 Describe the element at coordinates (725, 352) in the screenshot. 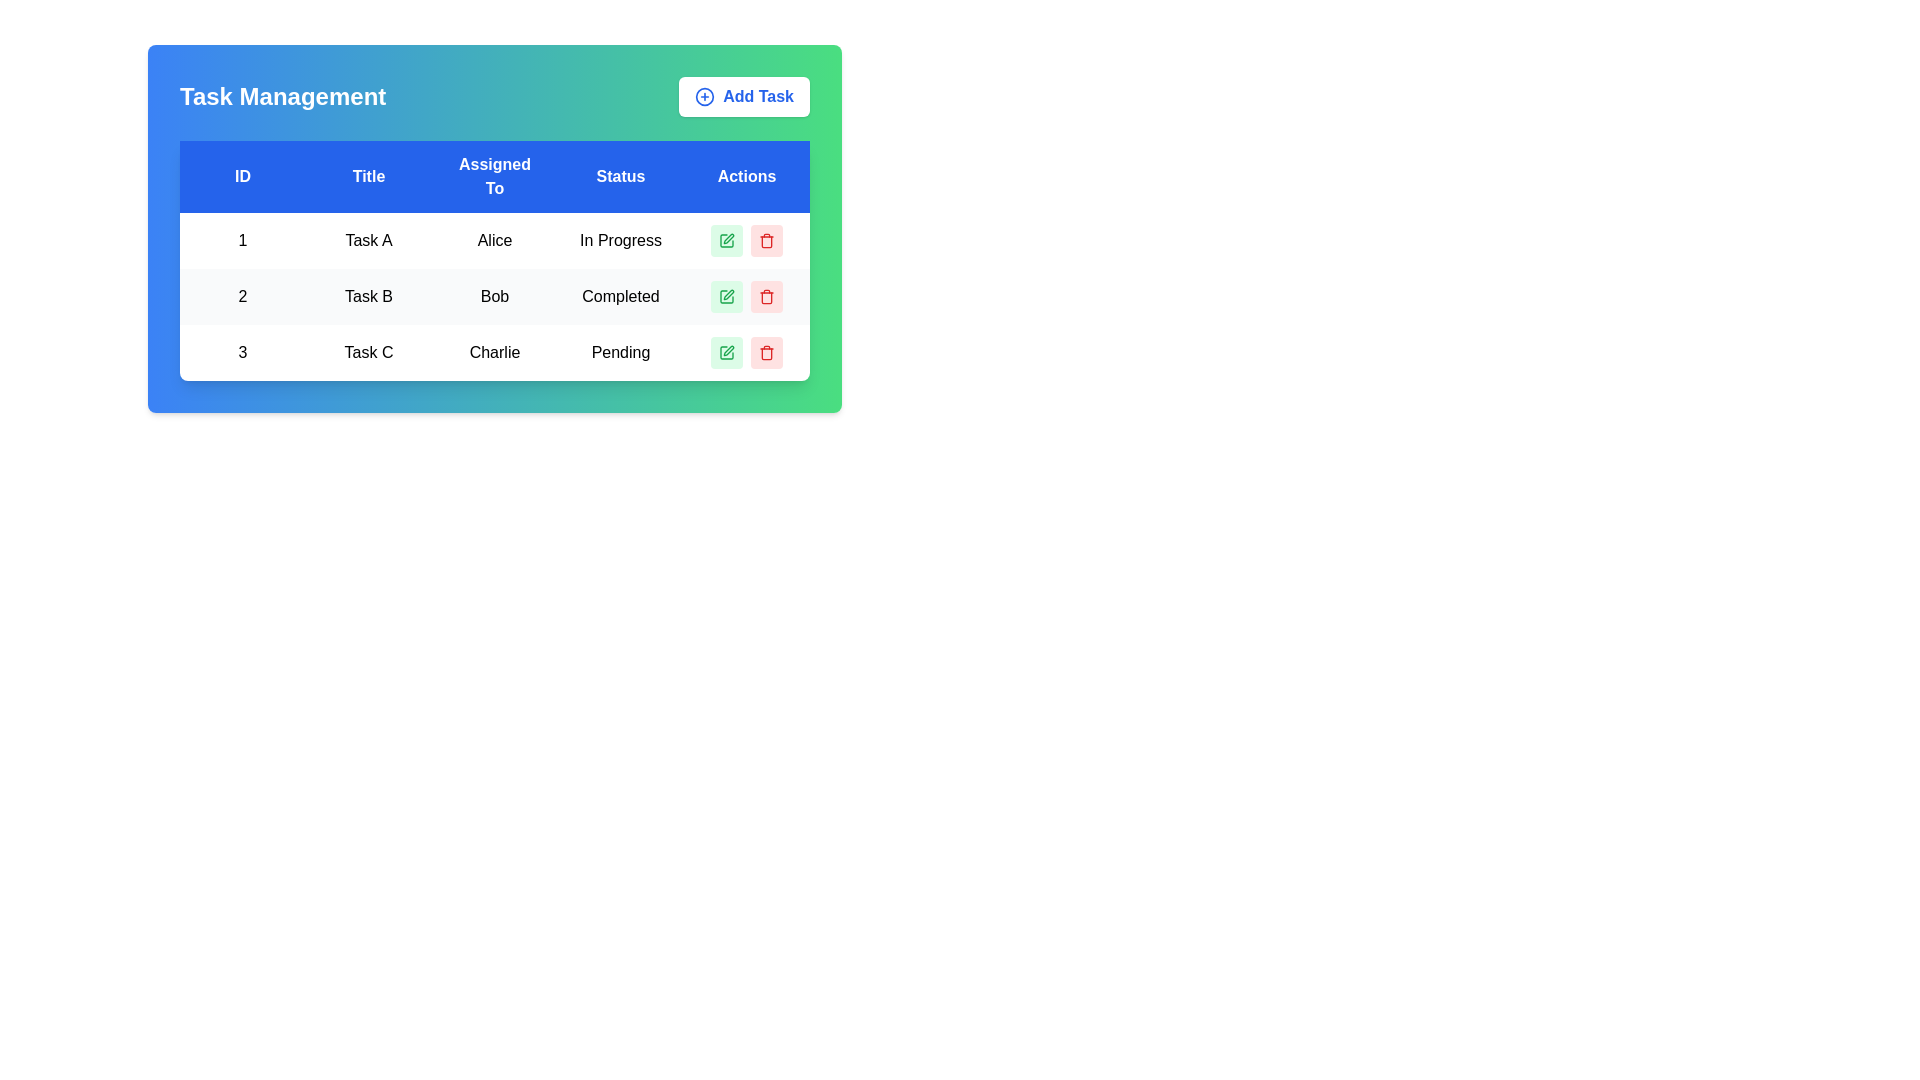

I see `the green square icon button located in the 'Actions' column of the third row in the task management table` at that location.